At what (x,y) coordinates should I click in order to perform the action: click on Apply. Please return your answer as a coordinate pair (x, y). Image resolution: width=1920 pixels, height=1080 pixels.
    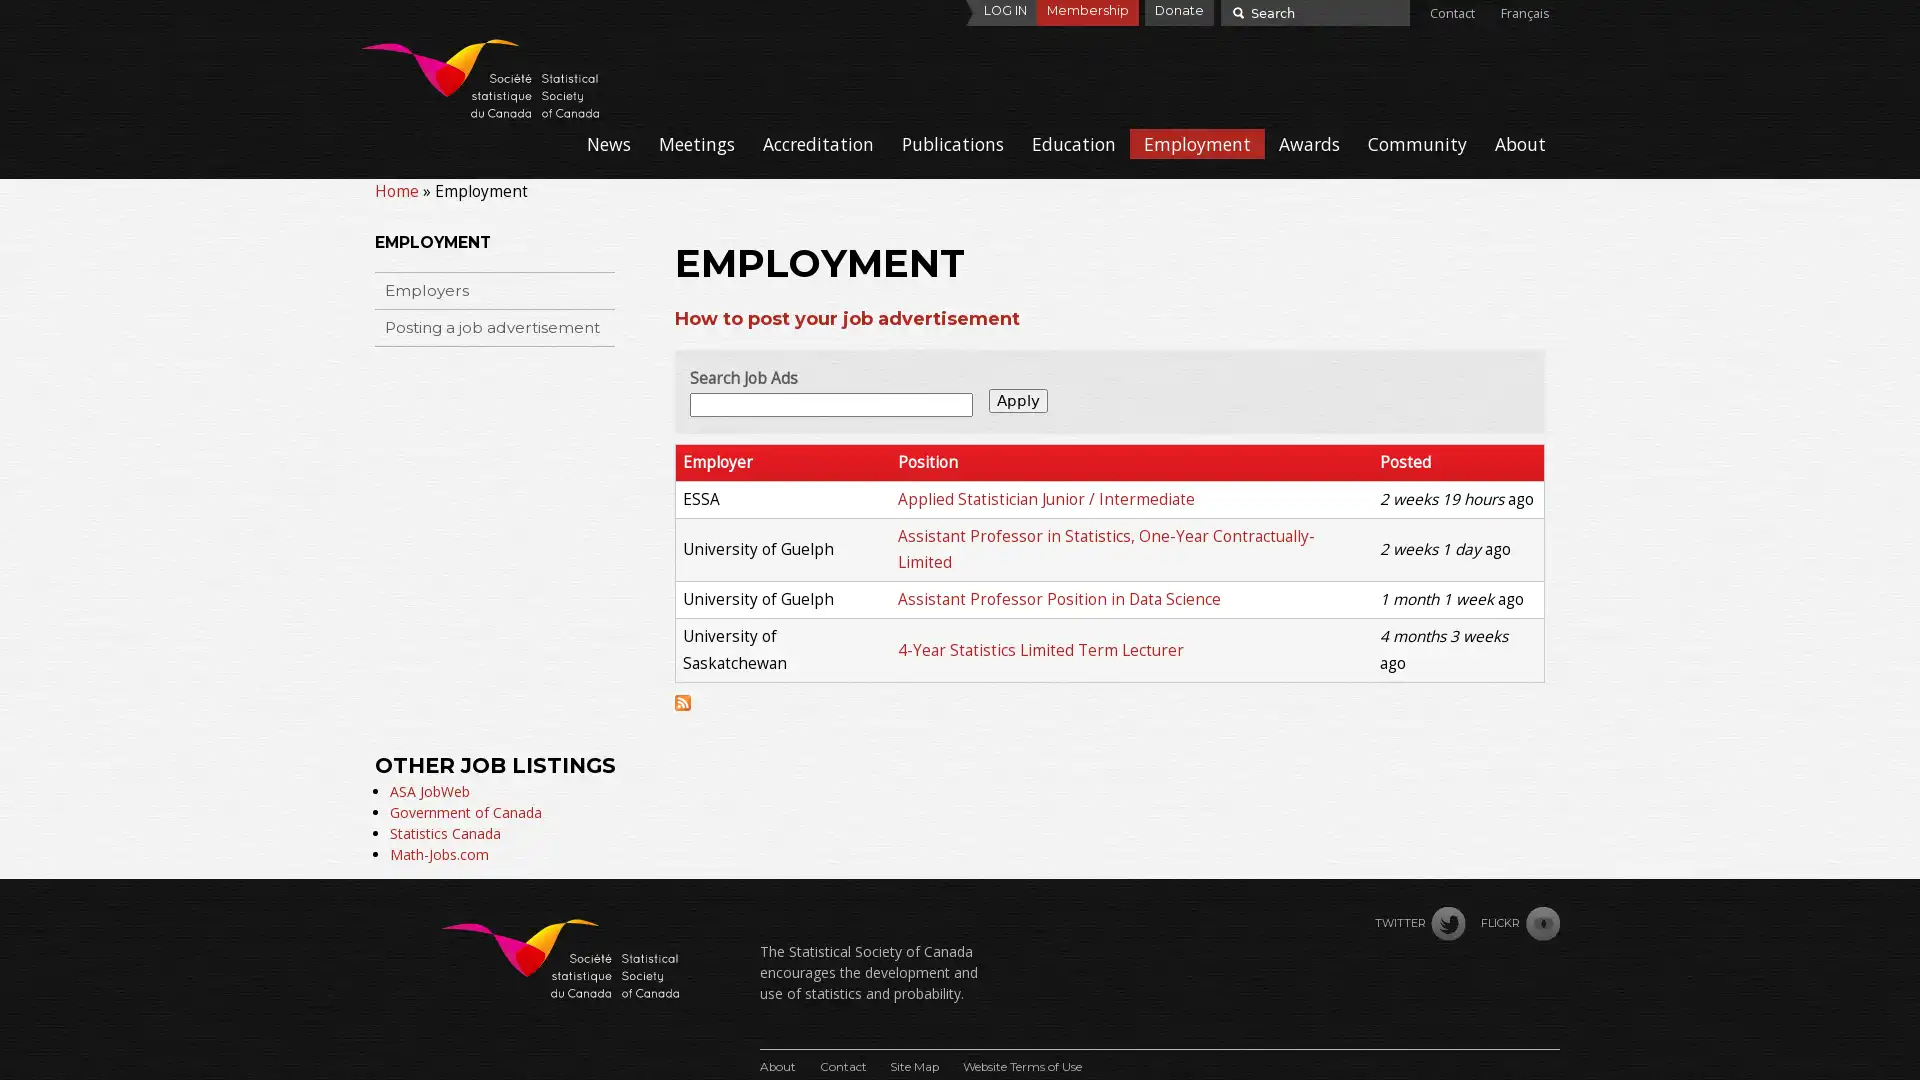
    Looking at the image, I should click on (1017, 400).